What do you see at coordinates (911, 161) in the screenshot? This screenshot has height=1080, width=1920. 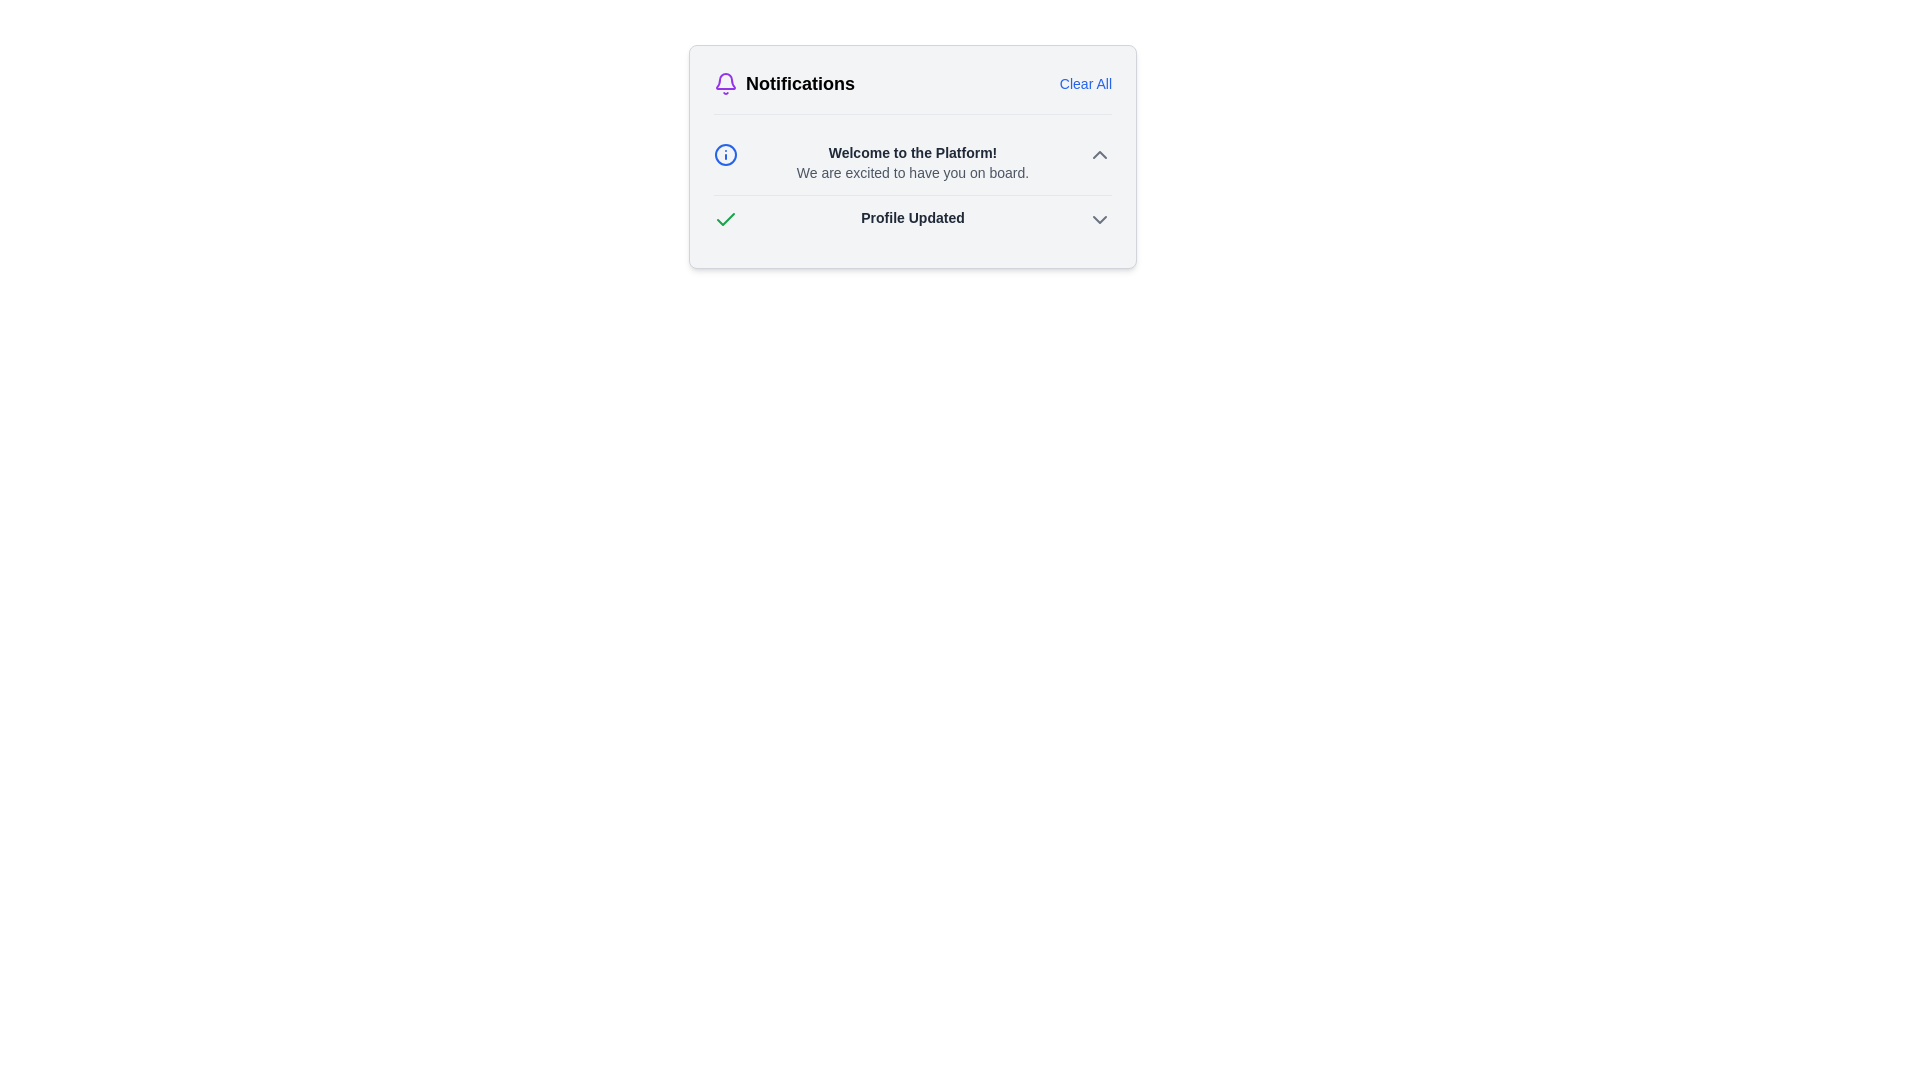 I see `the static text block that says 'Welcome to the Platform!' and 'We are excited to have you on board.'` at bounding box center [911, 161].